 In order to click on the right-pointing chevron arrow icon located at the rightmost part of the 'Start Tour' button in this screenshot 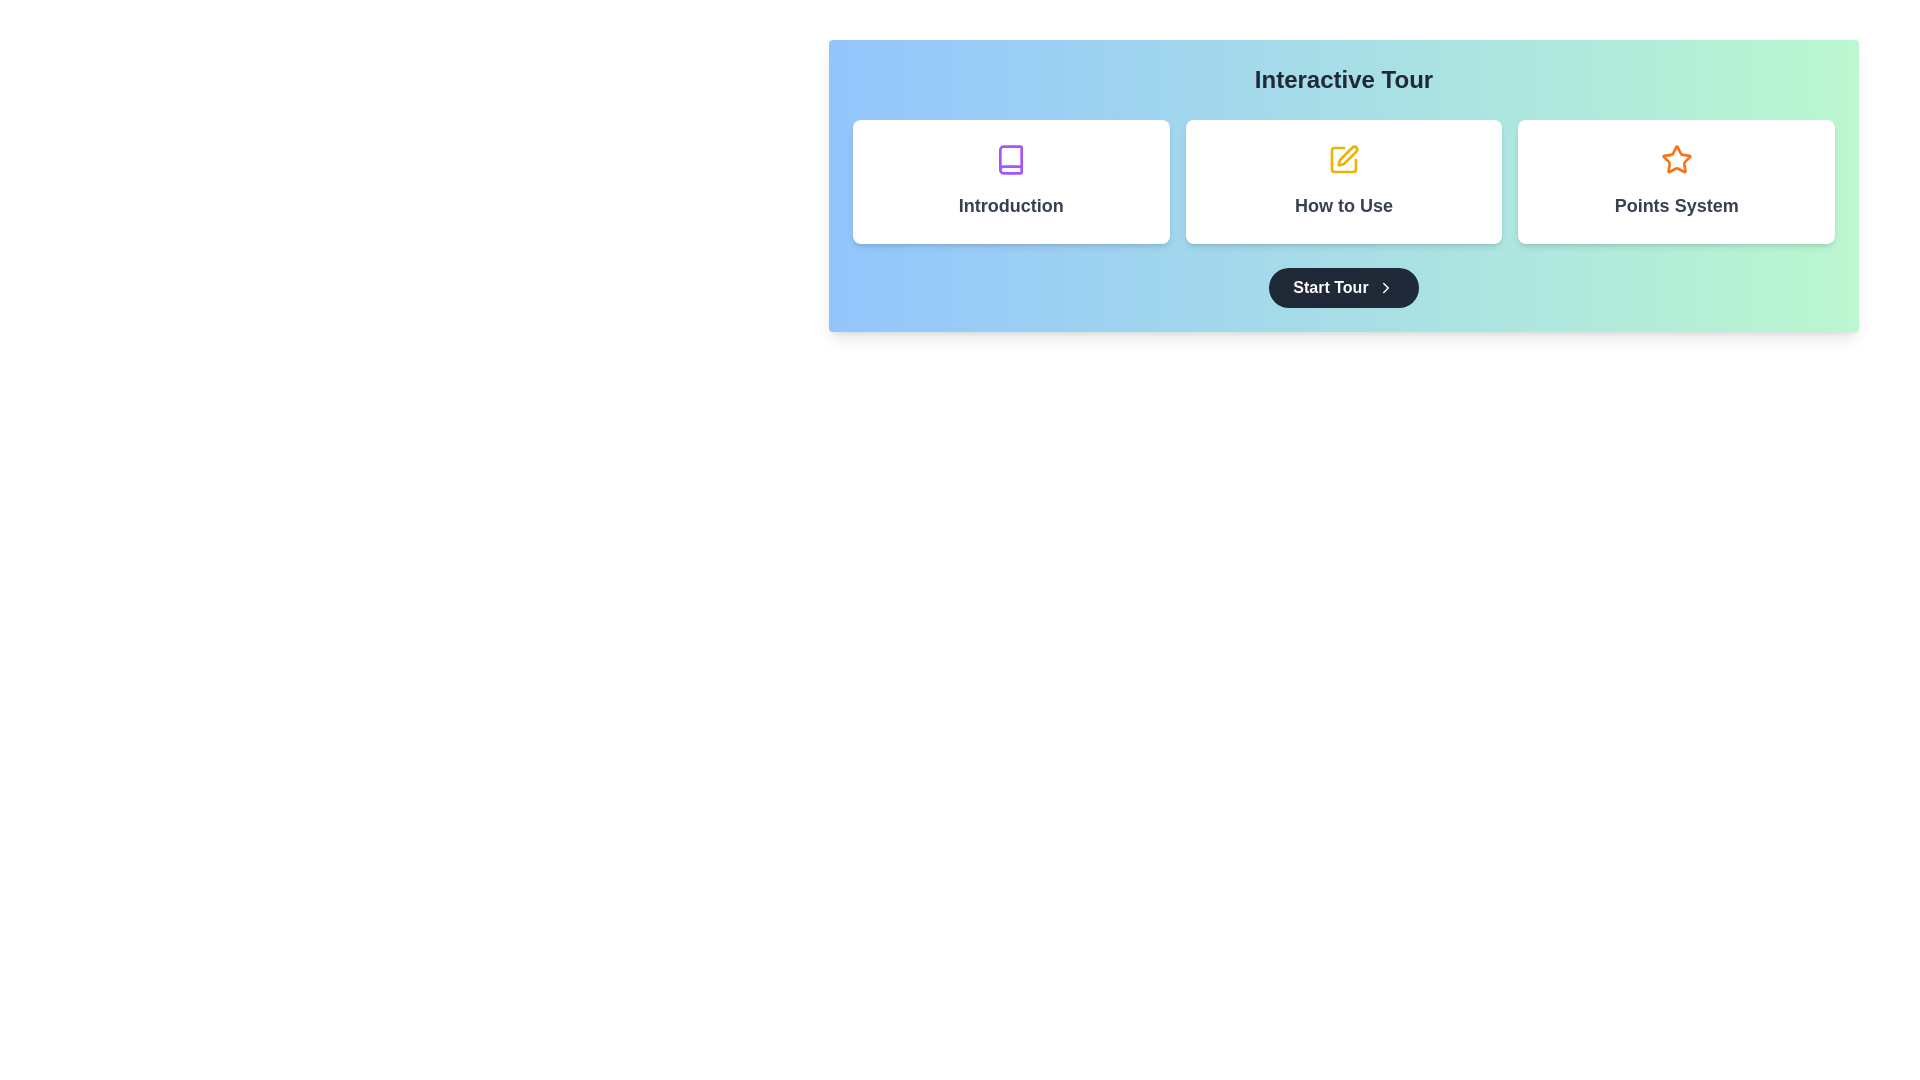, I will do `click(1384, 288)`.